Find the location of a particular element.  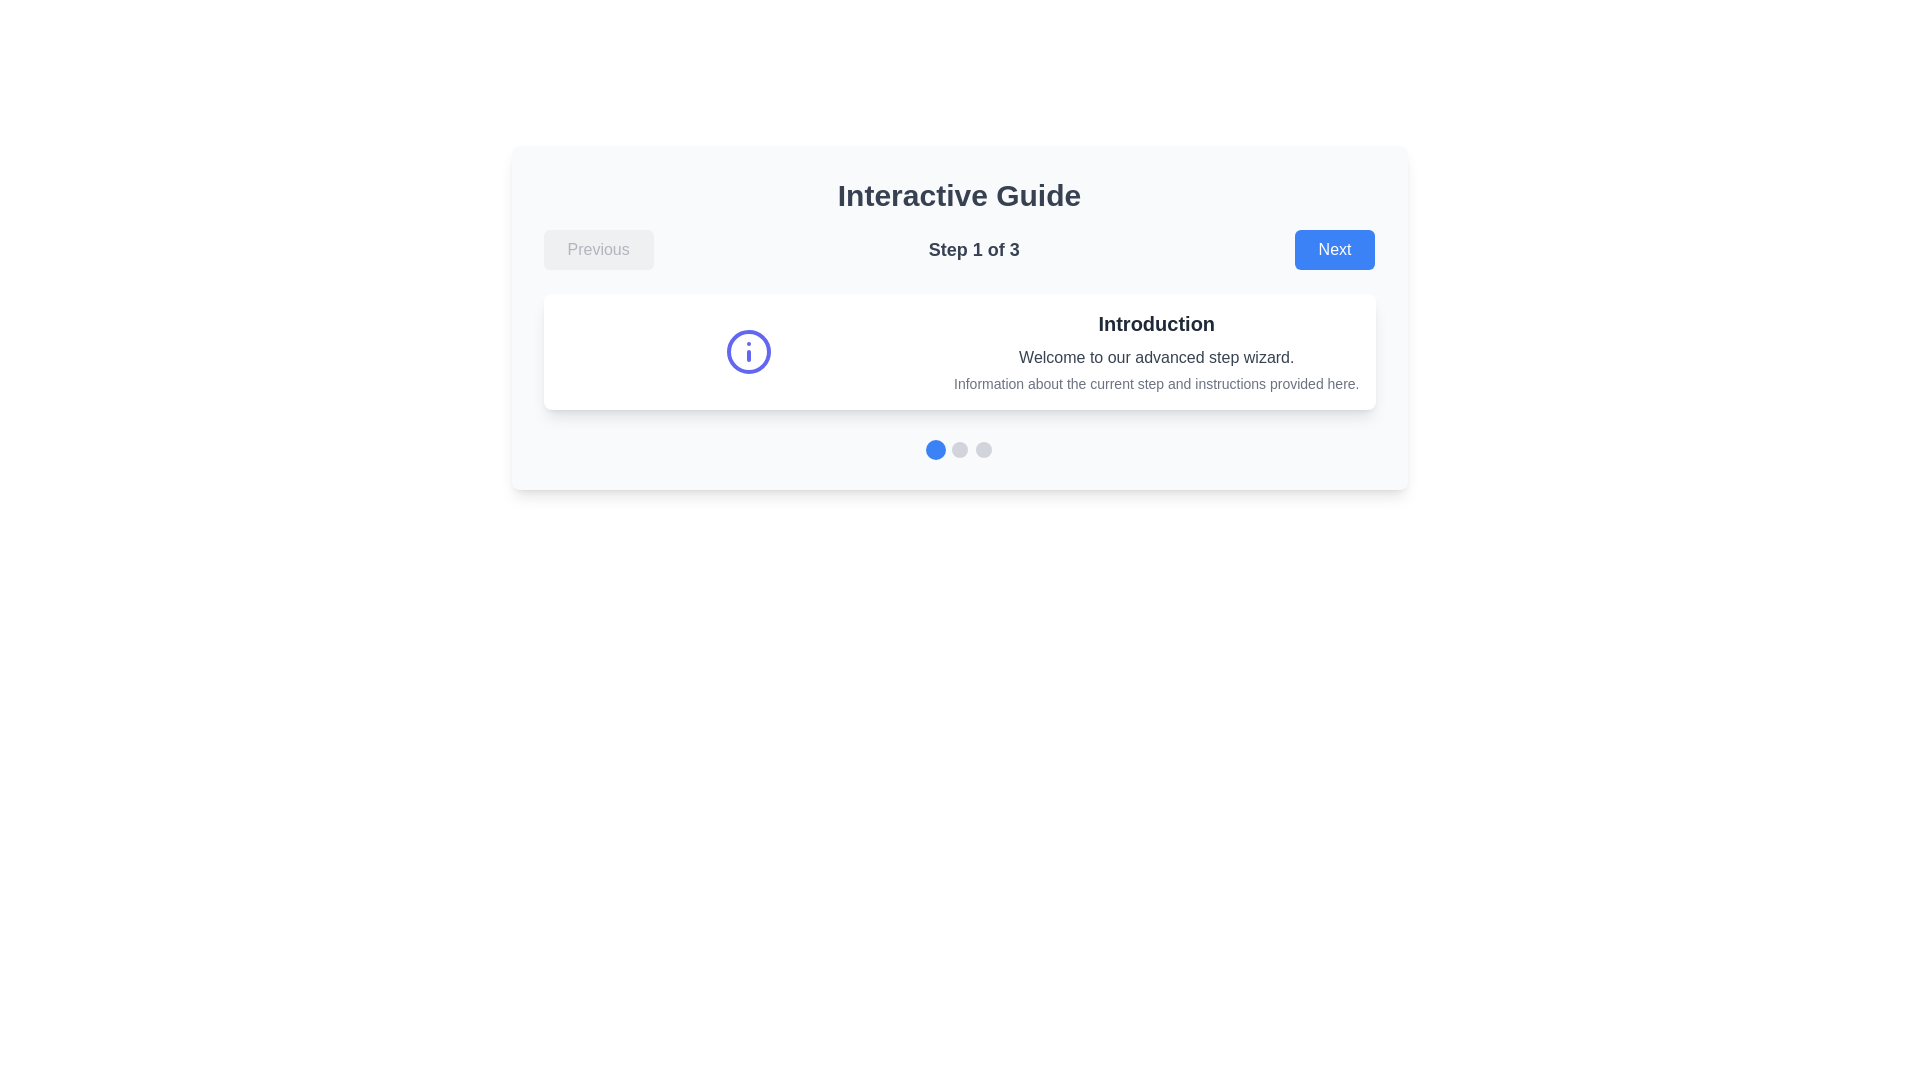

the circular icon with a light indigo border and a centered exclamation mark, located to the left of the 'Introduction' text block for more information is located at coordinates (747, 350).